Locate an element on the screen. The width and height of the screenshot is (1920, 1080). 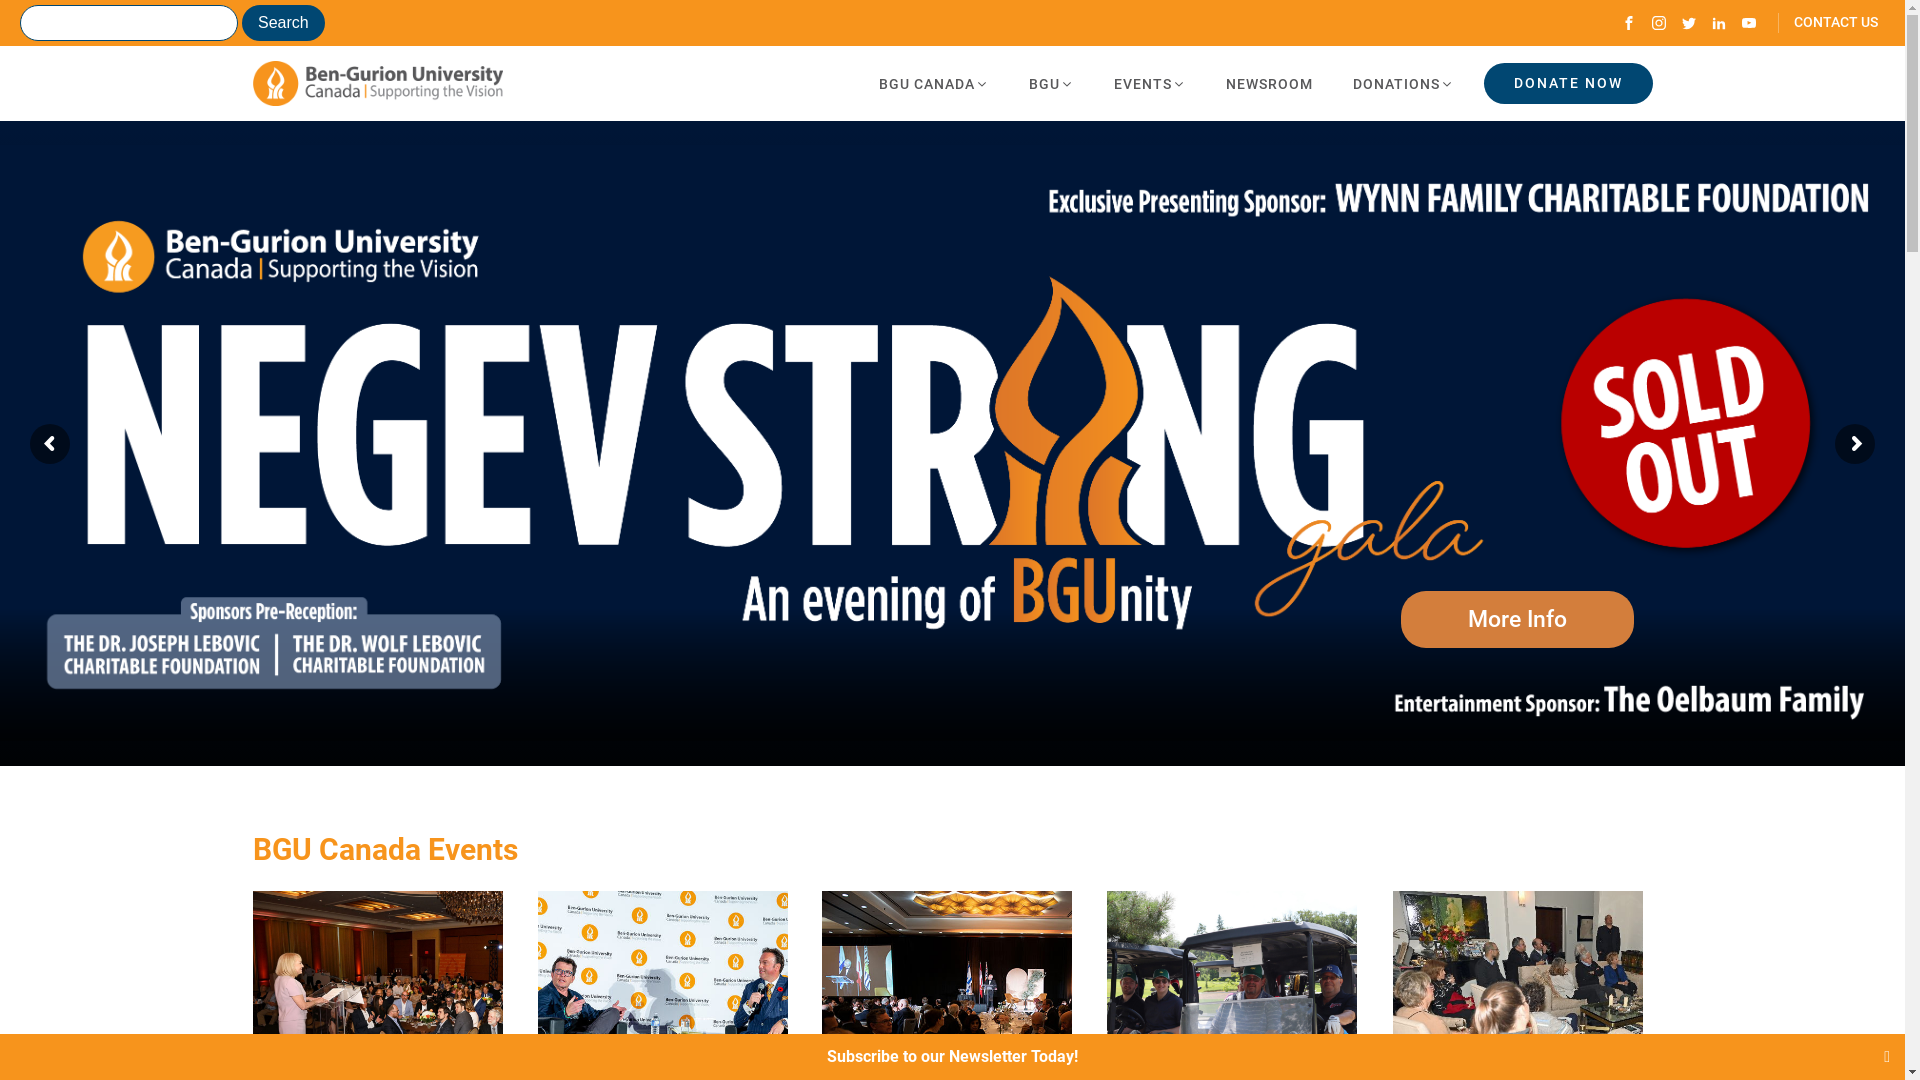
'DONATE NOW' is located at coordinates (1483, 82).